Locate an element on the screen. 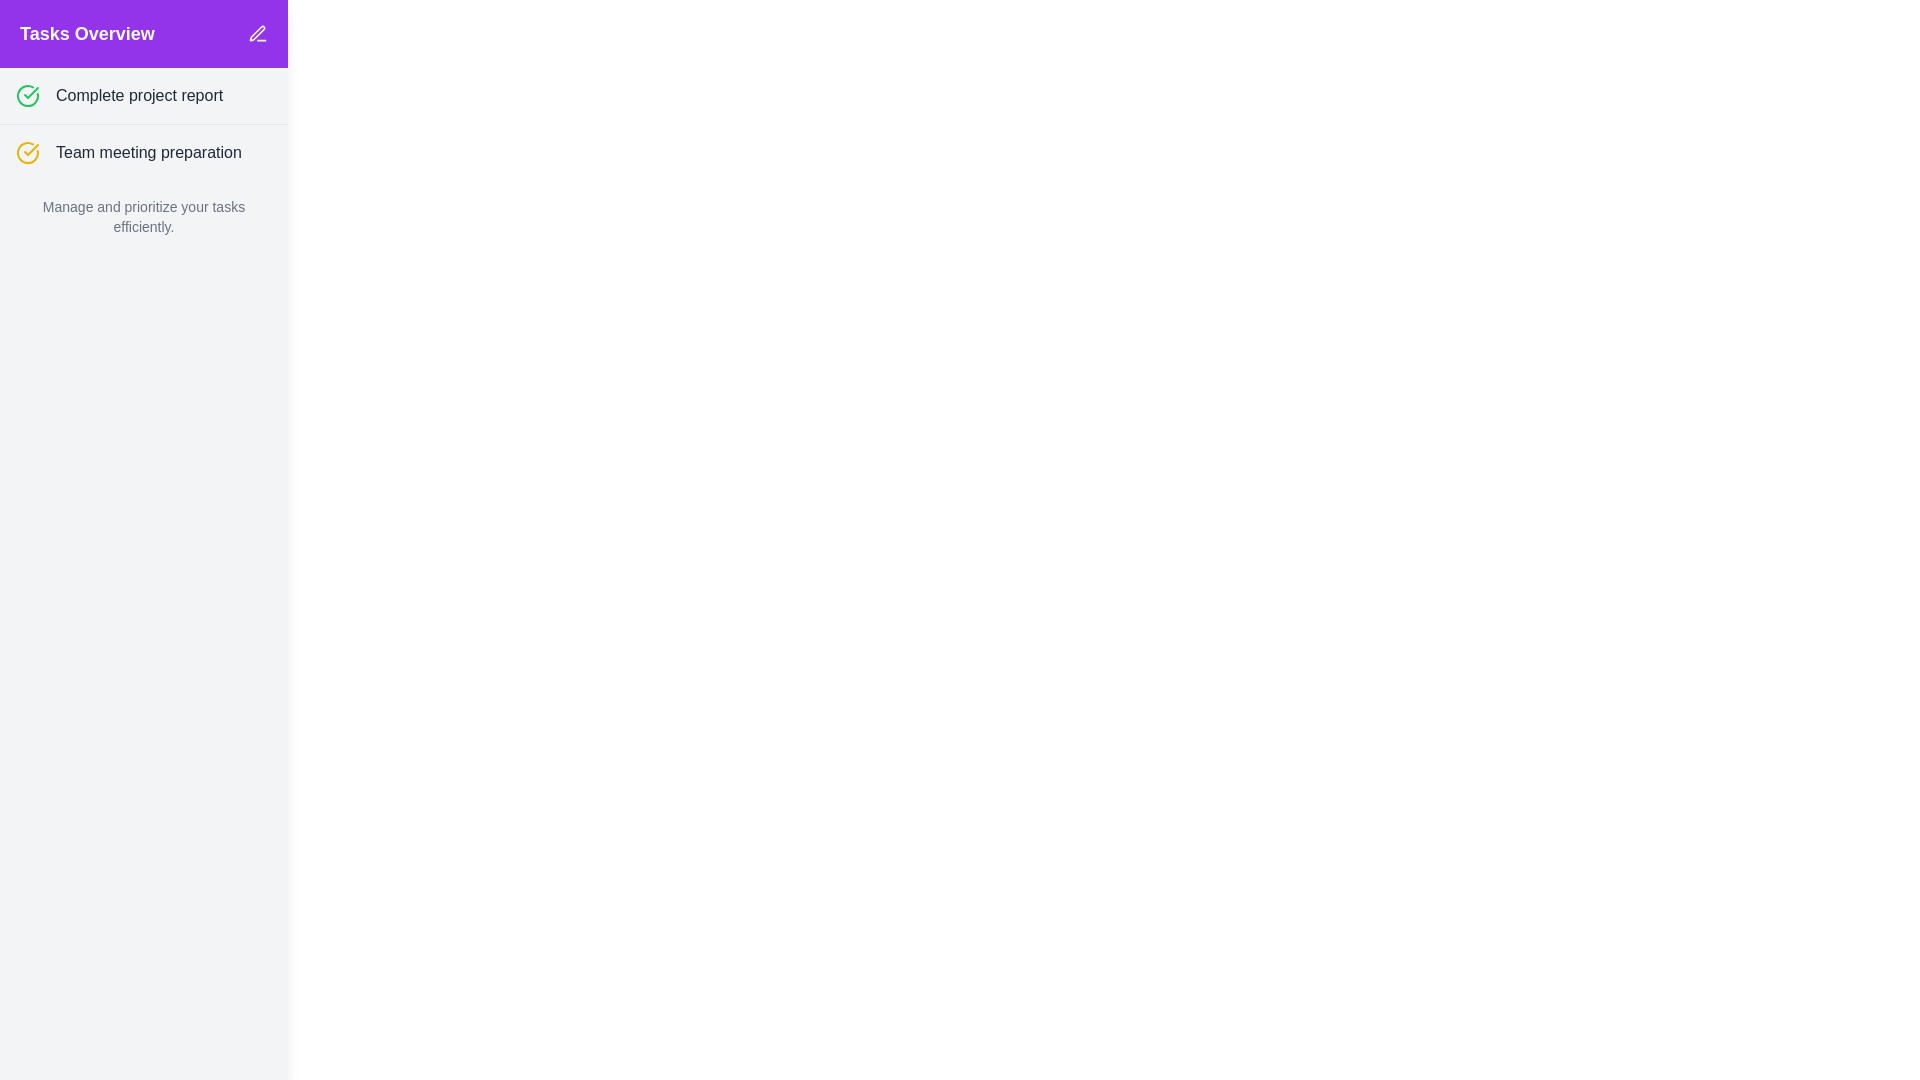  the toggle button to change the drawer visibility is located at coordinates (78, 49).